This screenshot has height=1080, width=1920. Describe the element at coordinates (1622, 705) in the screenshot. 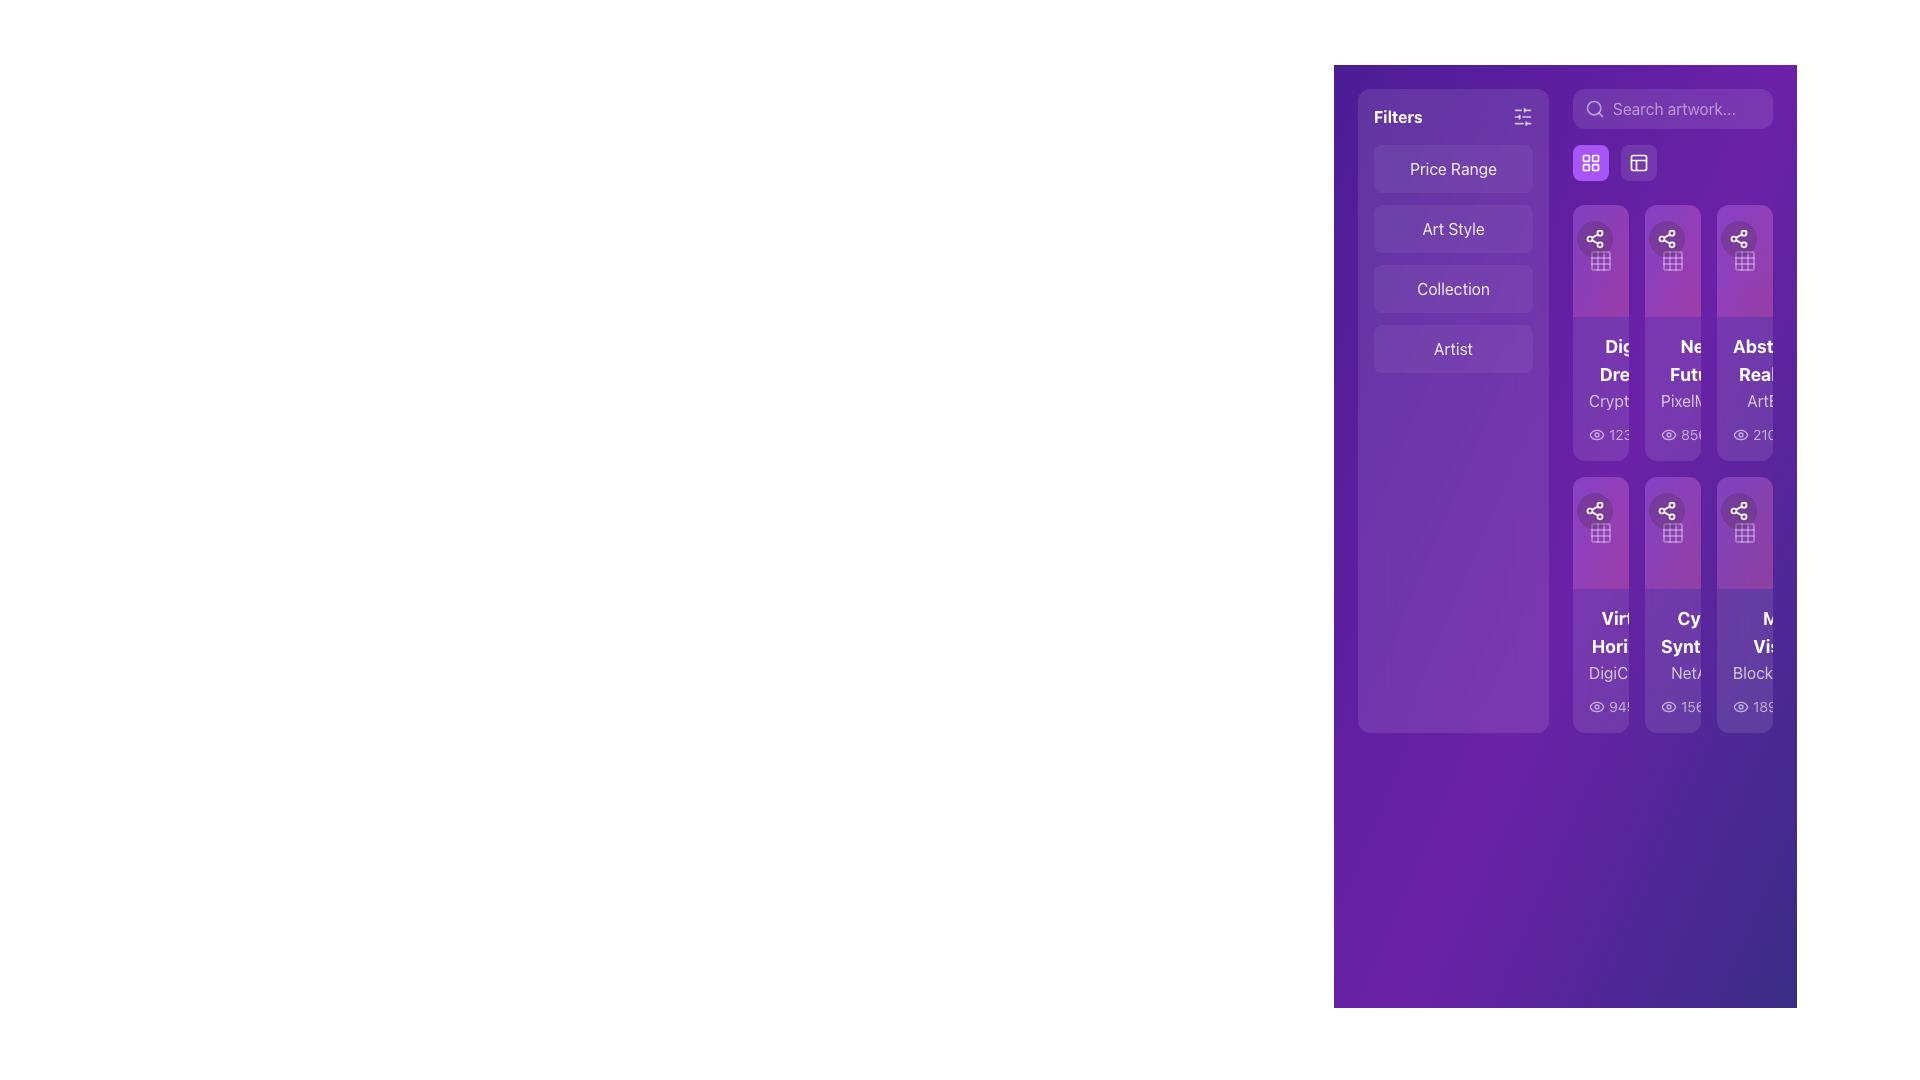

I see `the static text label displaying the numeric information '945' styled in white on a purple background, located to the right of an eye icon within the 'Virtual Horizons DigiCity' card` at that location.